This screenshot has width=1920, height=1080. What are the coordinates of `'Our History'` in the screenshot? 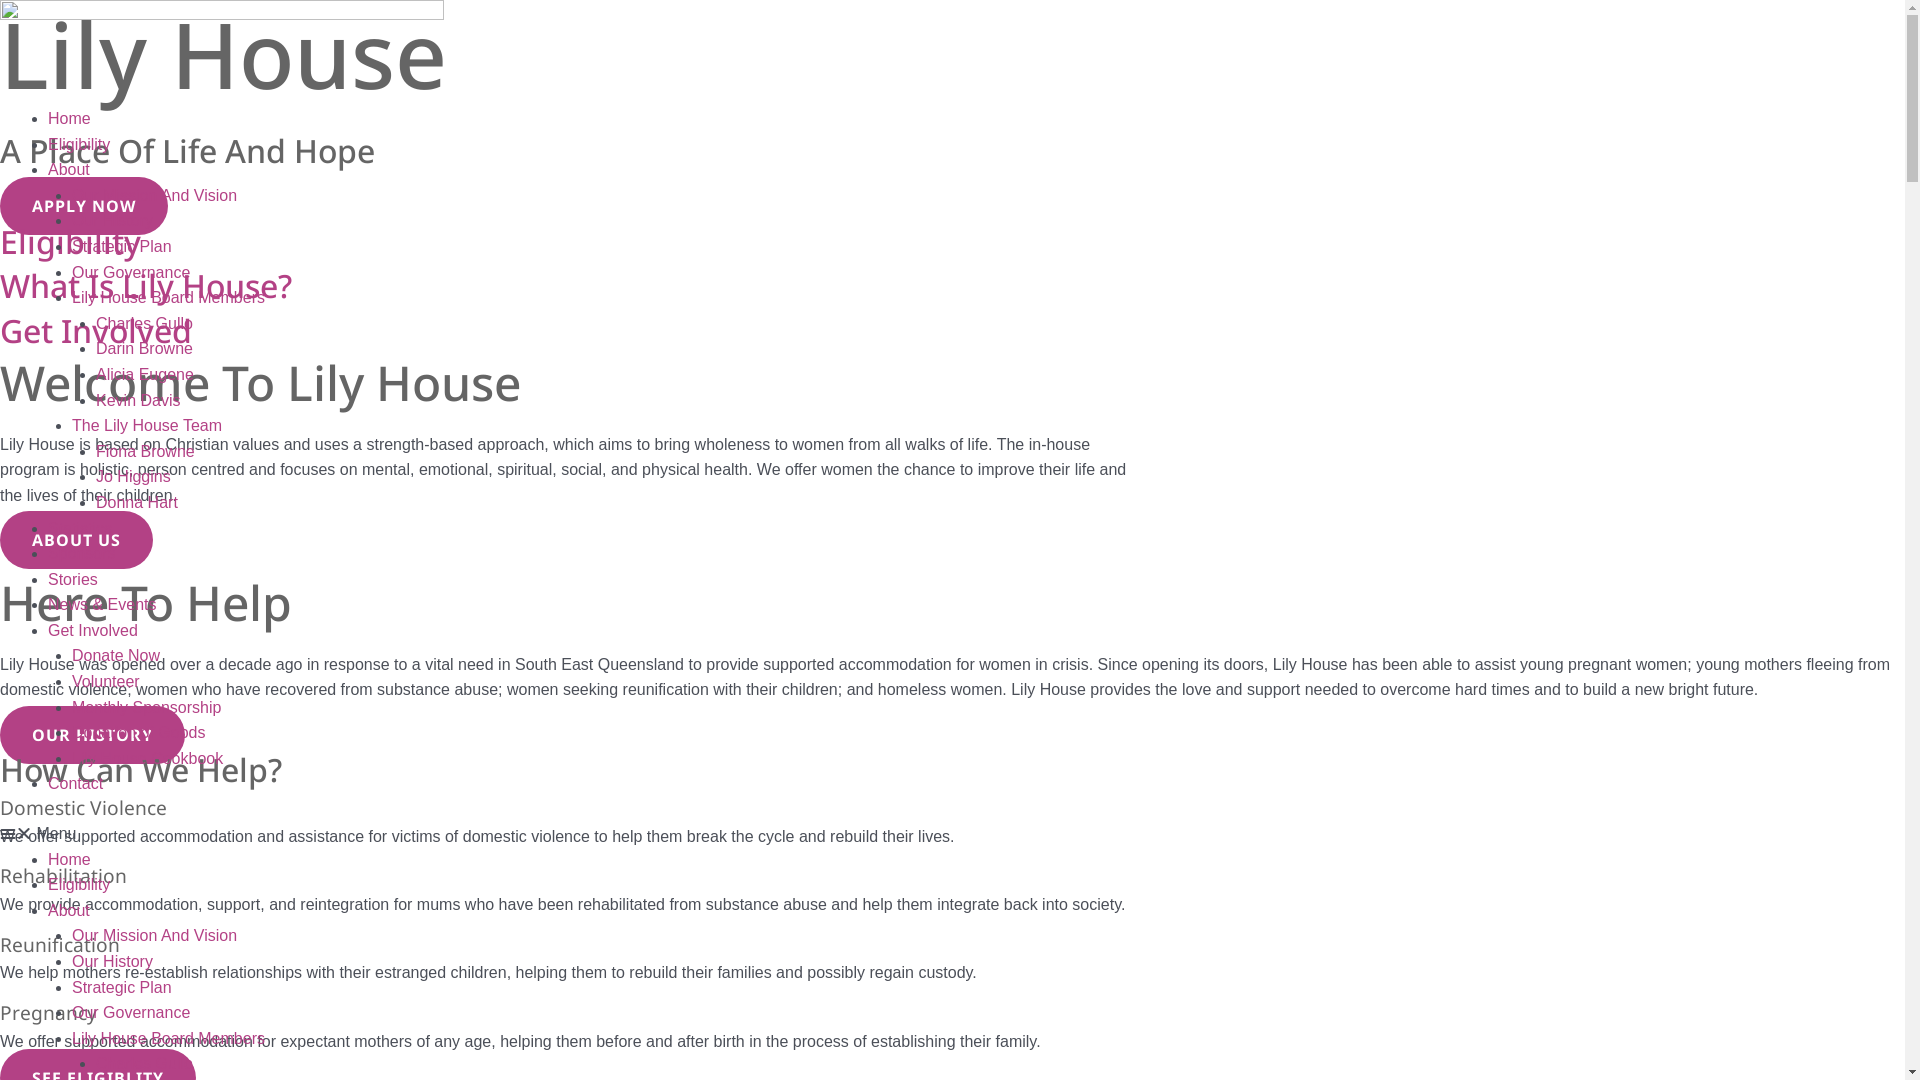 It's located at (72, 960).